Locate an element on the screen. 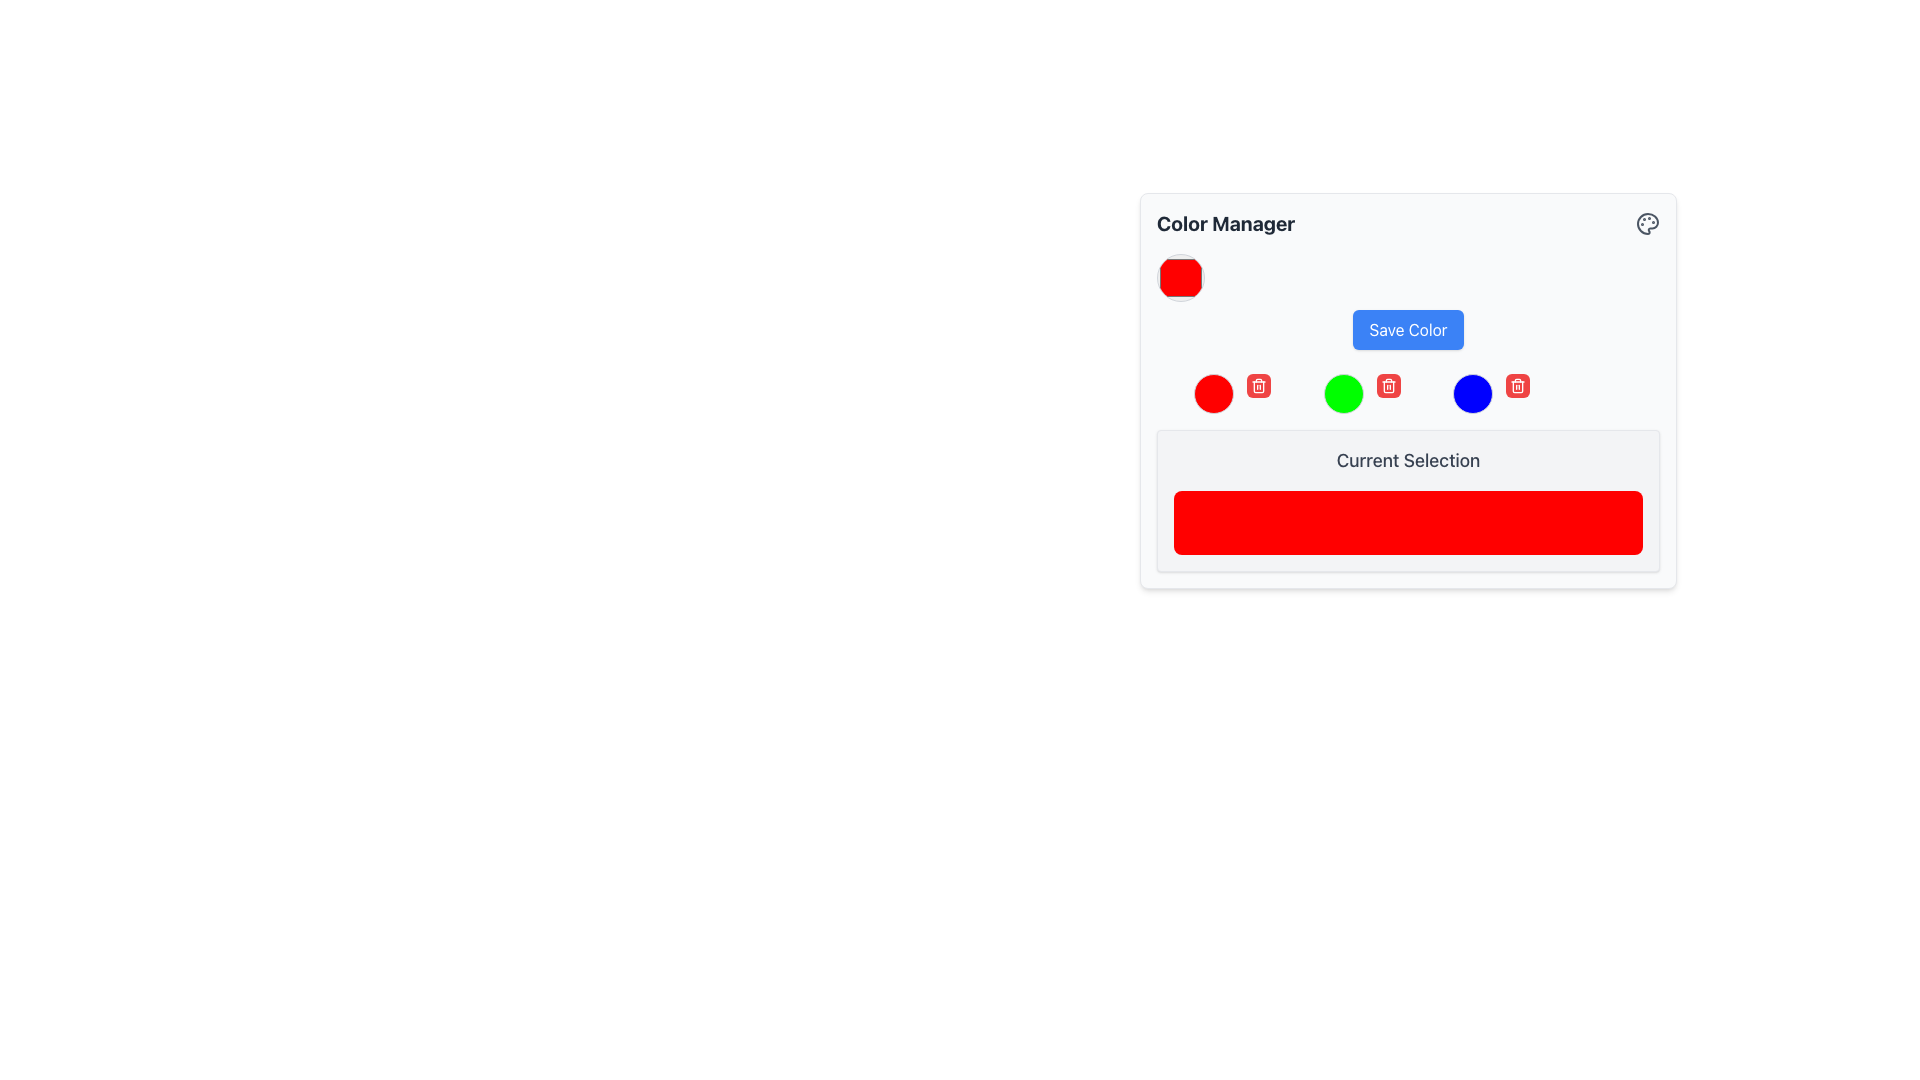  the blue circular color swatch located as the fourth item in the 'Color Manager' section is located at coordinates (1473, 393).